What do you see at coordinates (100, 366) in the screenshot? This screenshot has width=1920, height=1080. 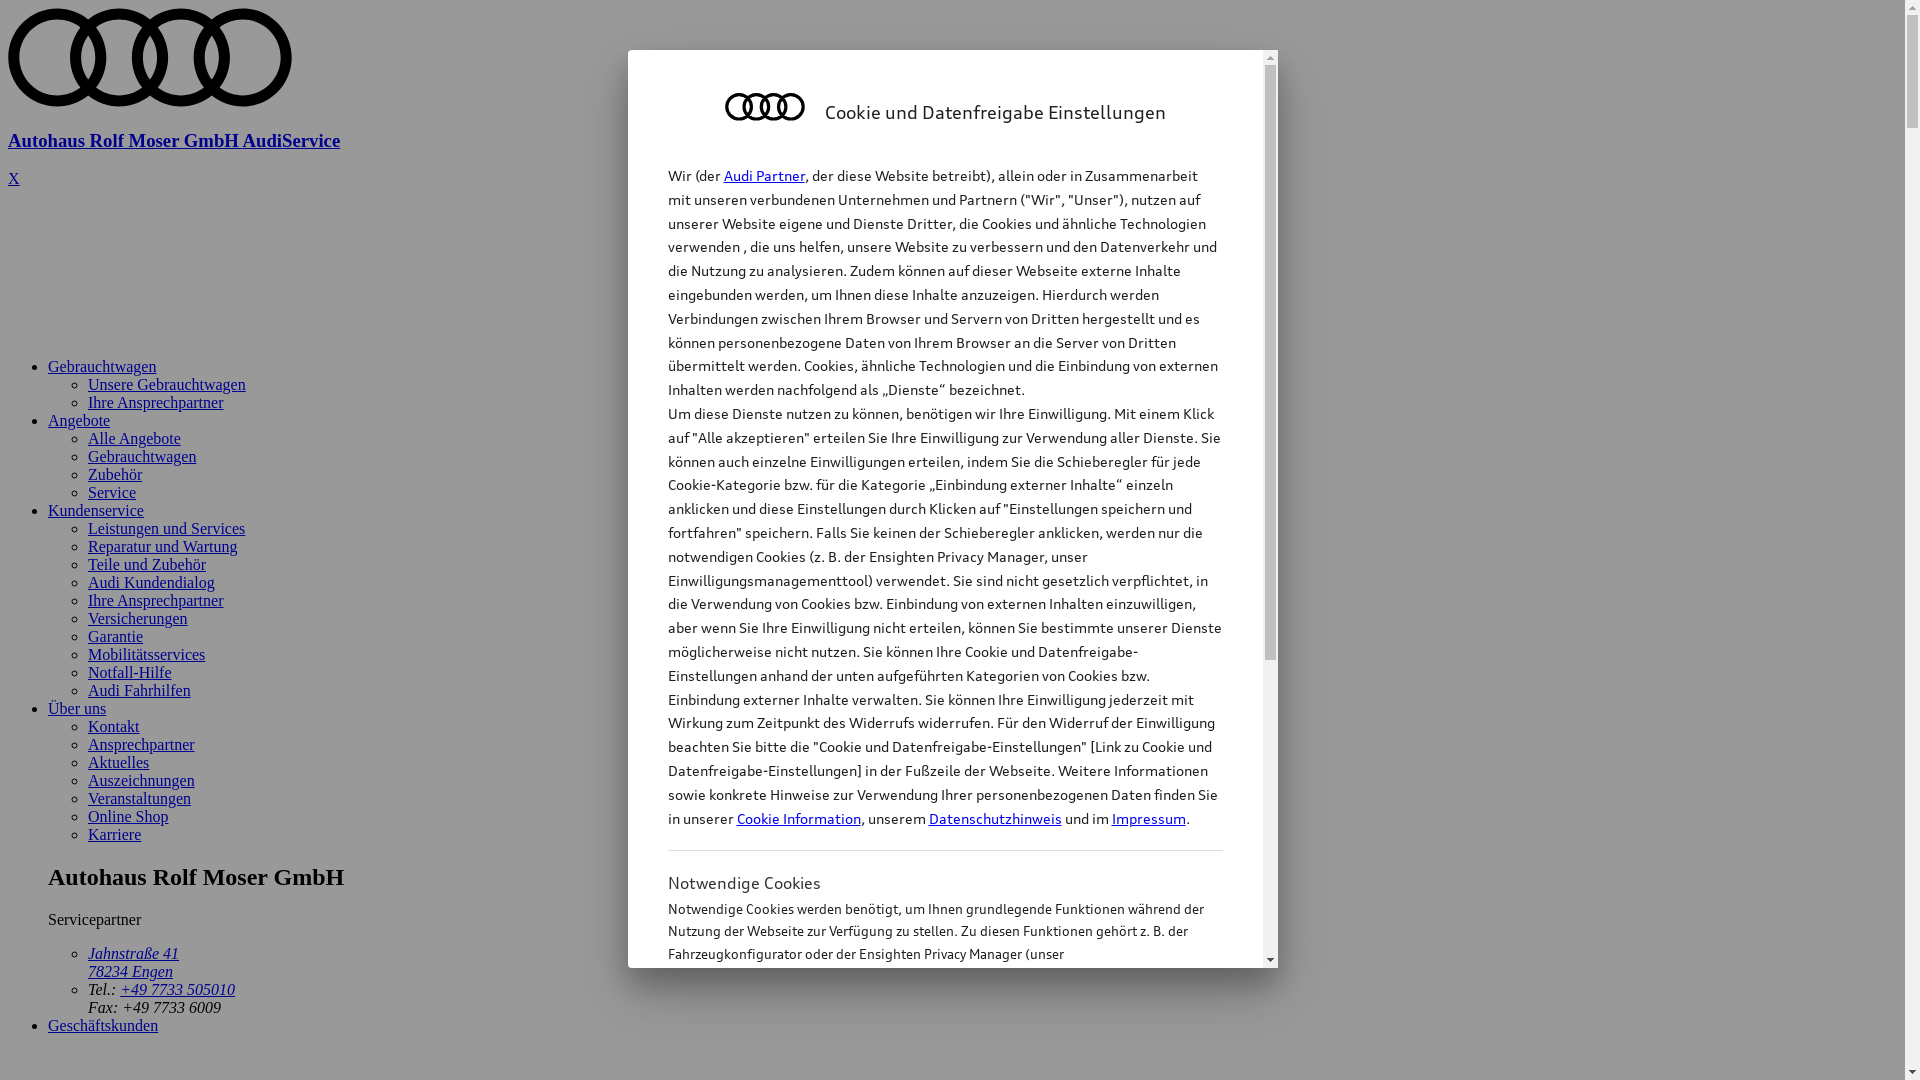 I see `'Gebrauchtwagen'` at bounding box center [100, 366].